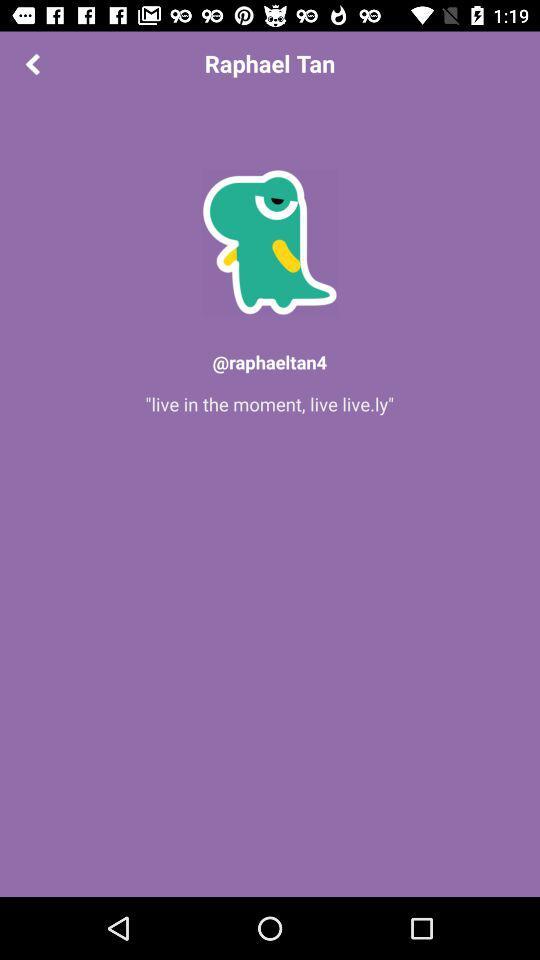 The height and width of the screenshot is (960, 540). I want to click on the arrow_backward icon, so click(31, 63).